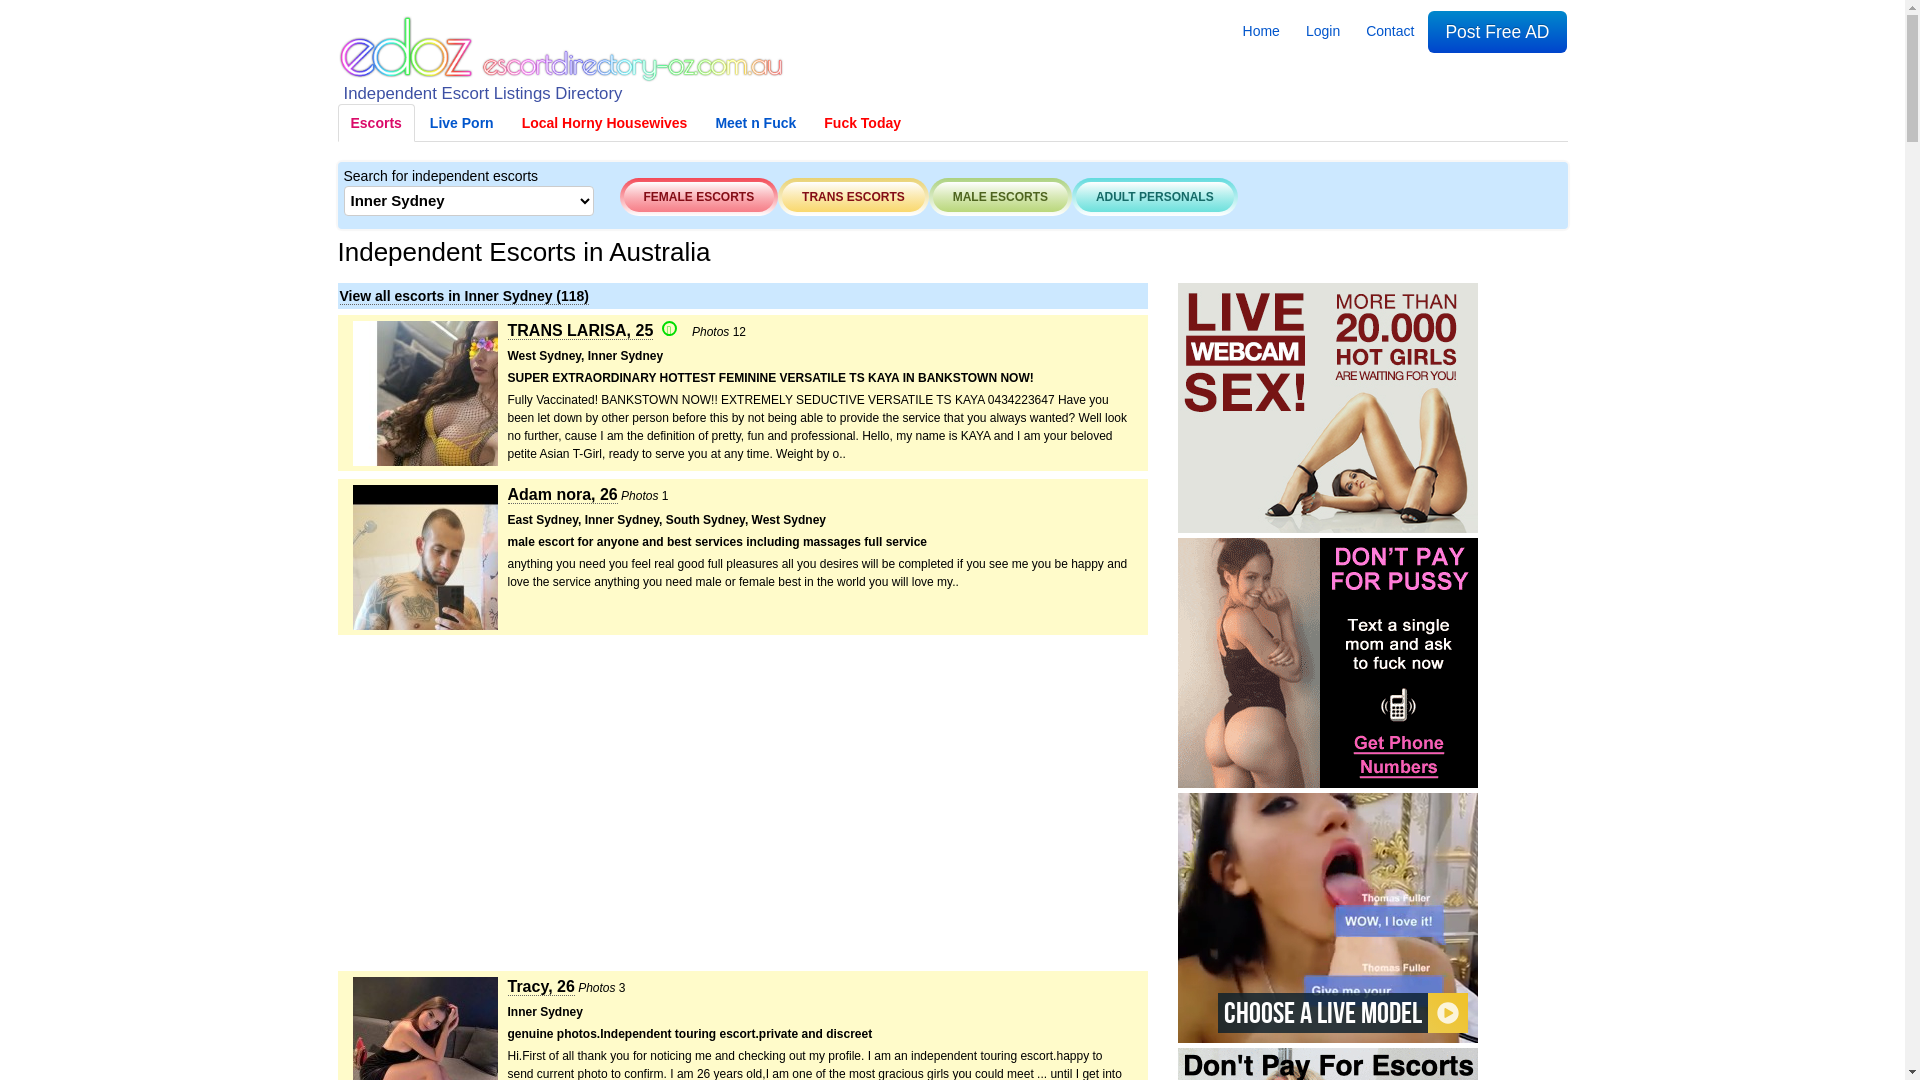  I want to click on 'Home', so click(1260, 30).